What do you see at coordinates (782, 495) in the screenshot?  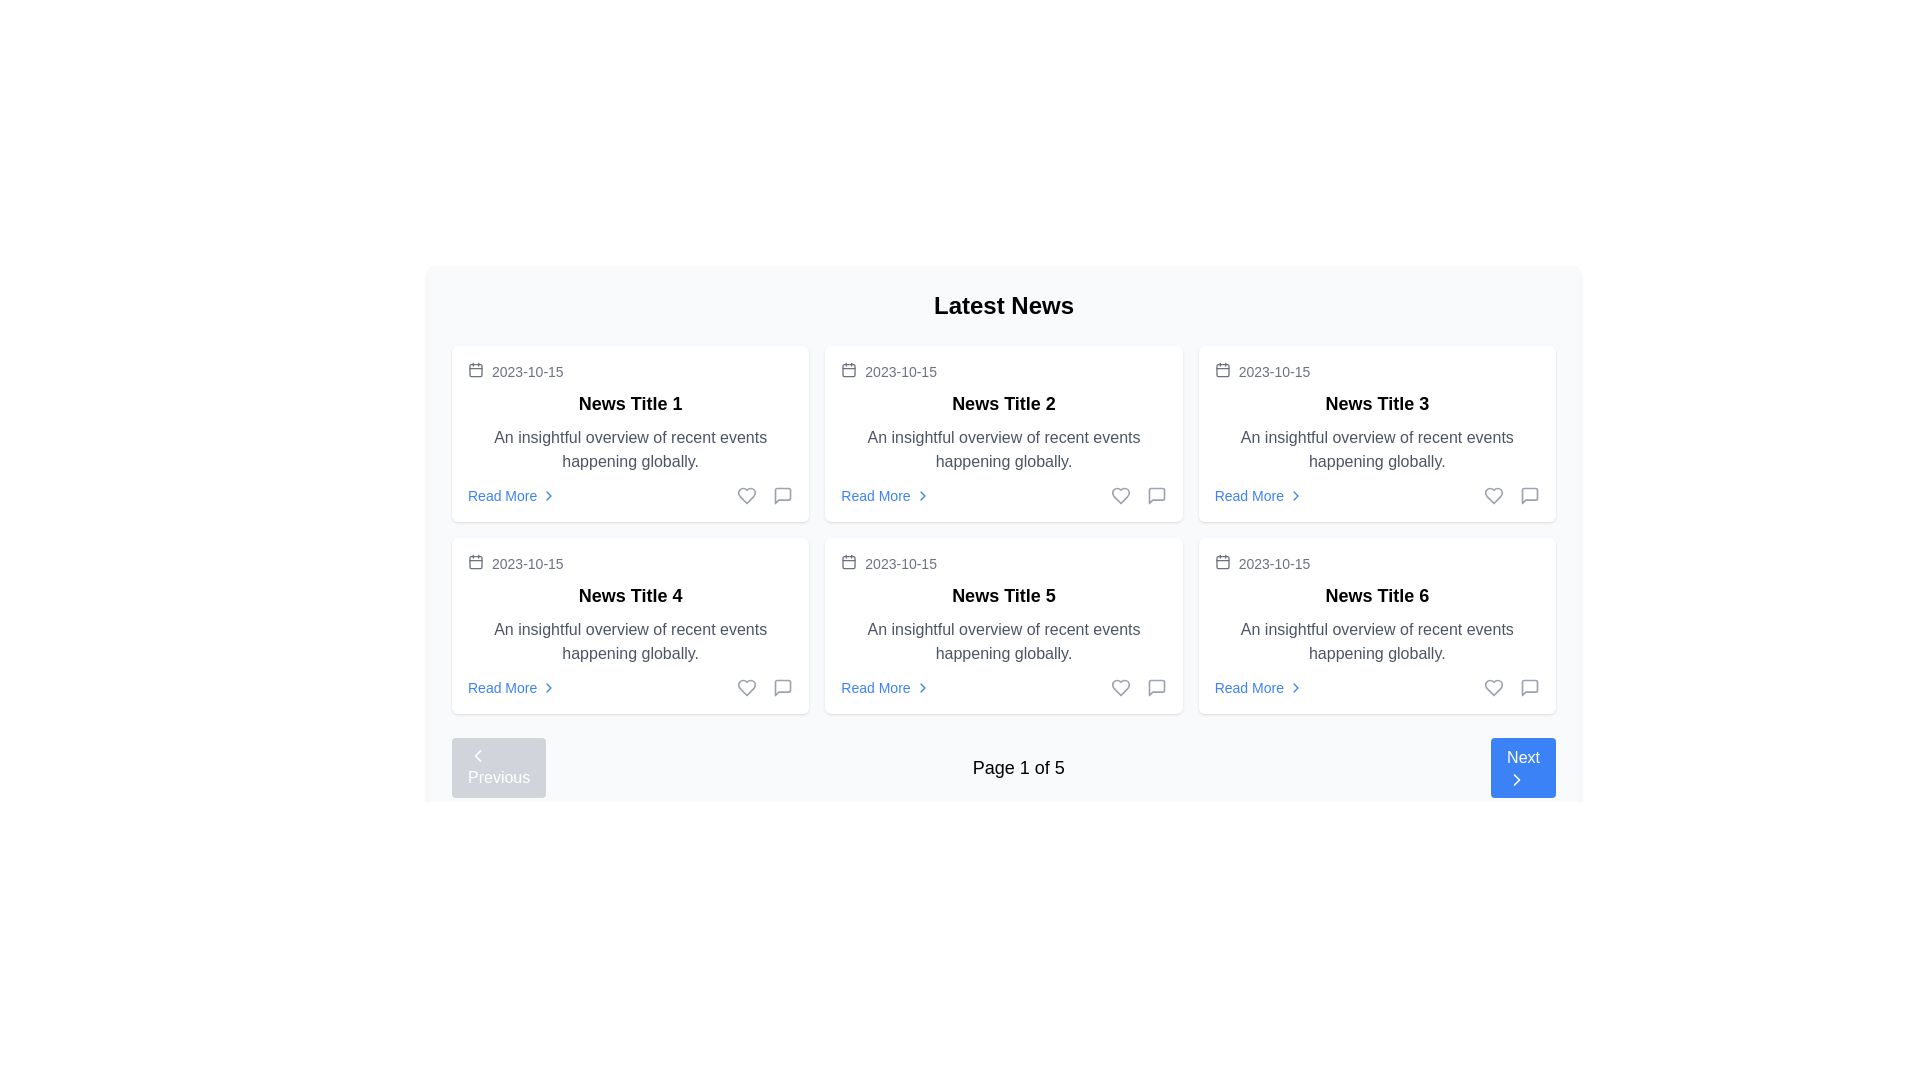 I see `messaging icon located in the bottom-right corner of the card labeled 'News Title 1'` at bounding box center [782, 495].